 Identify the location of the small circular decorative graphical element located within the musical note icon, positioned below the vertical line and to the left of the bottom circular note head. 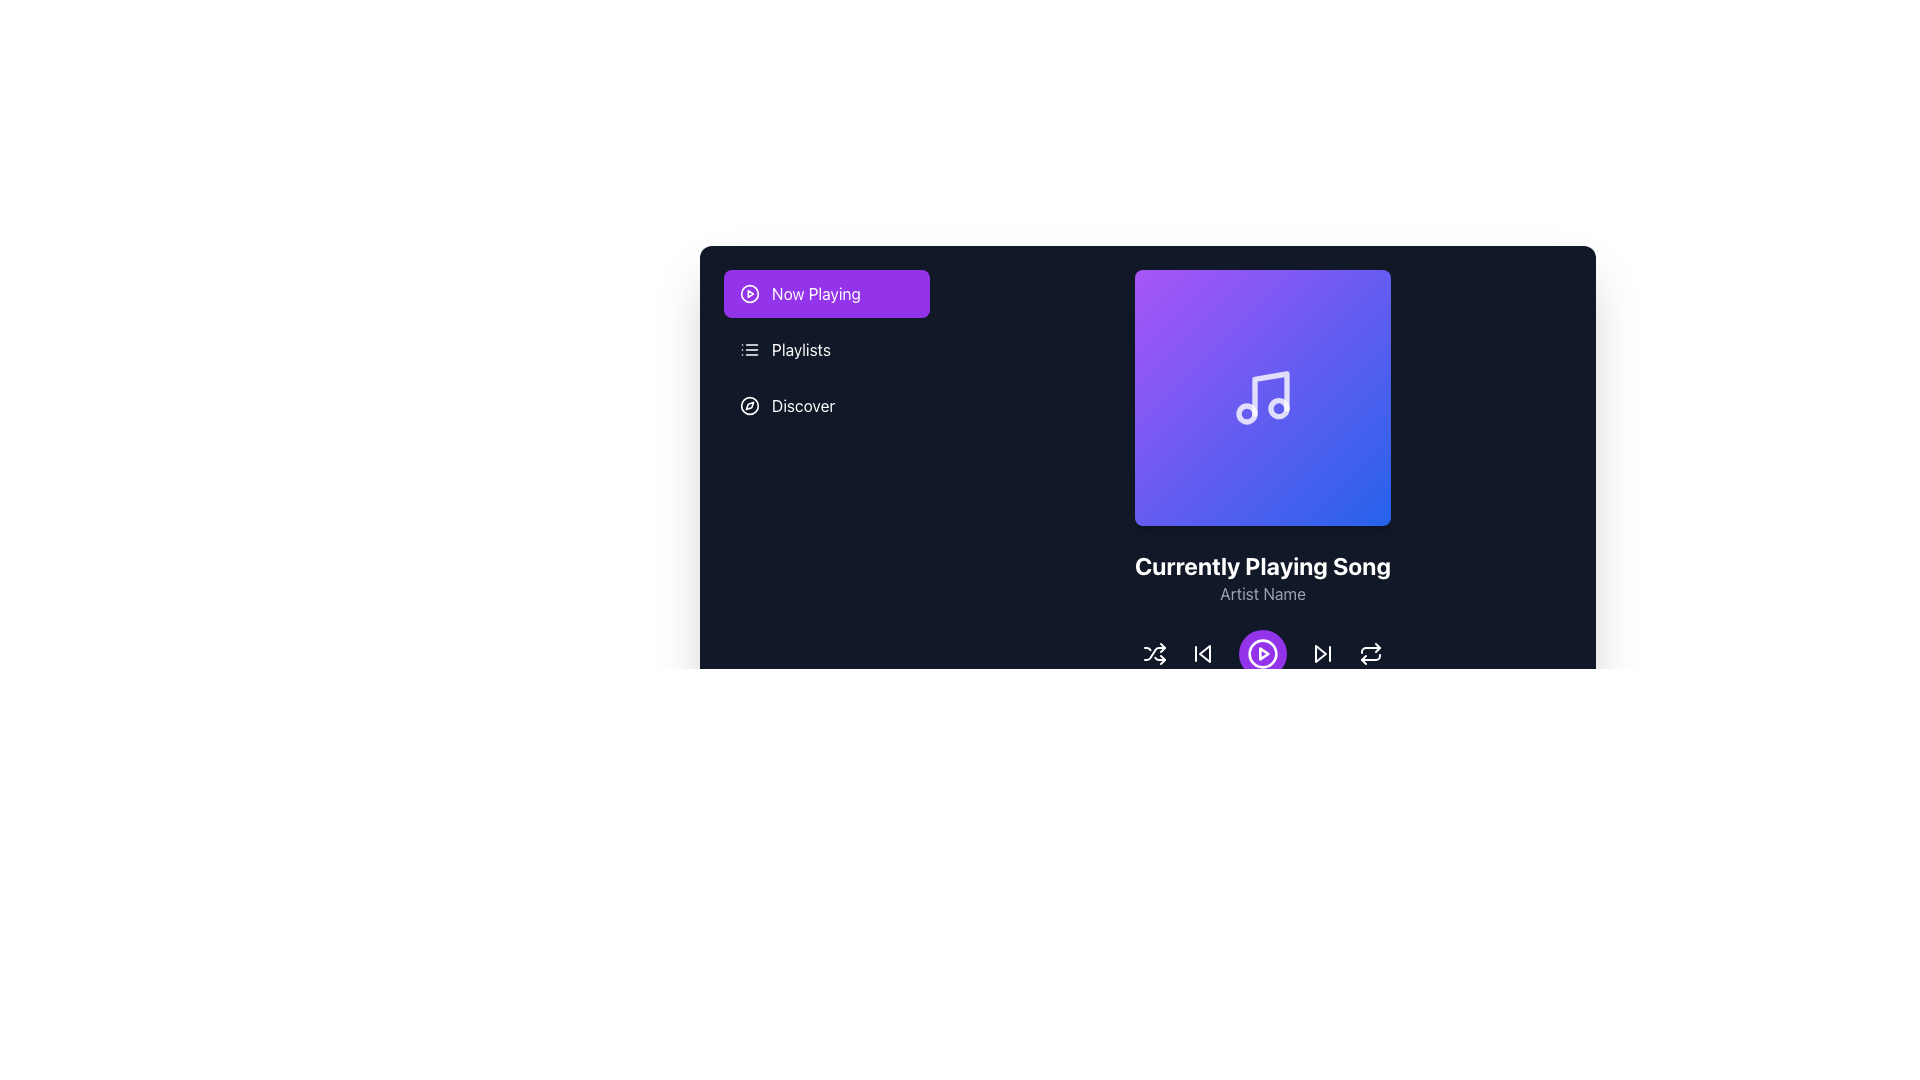
(1246, 412).